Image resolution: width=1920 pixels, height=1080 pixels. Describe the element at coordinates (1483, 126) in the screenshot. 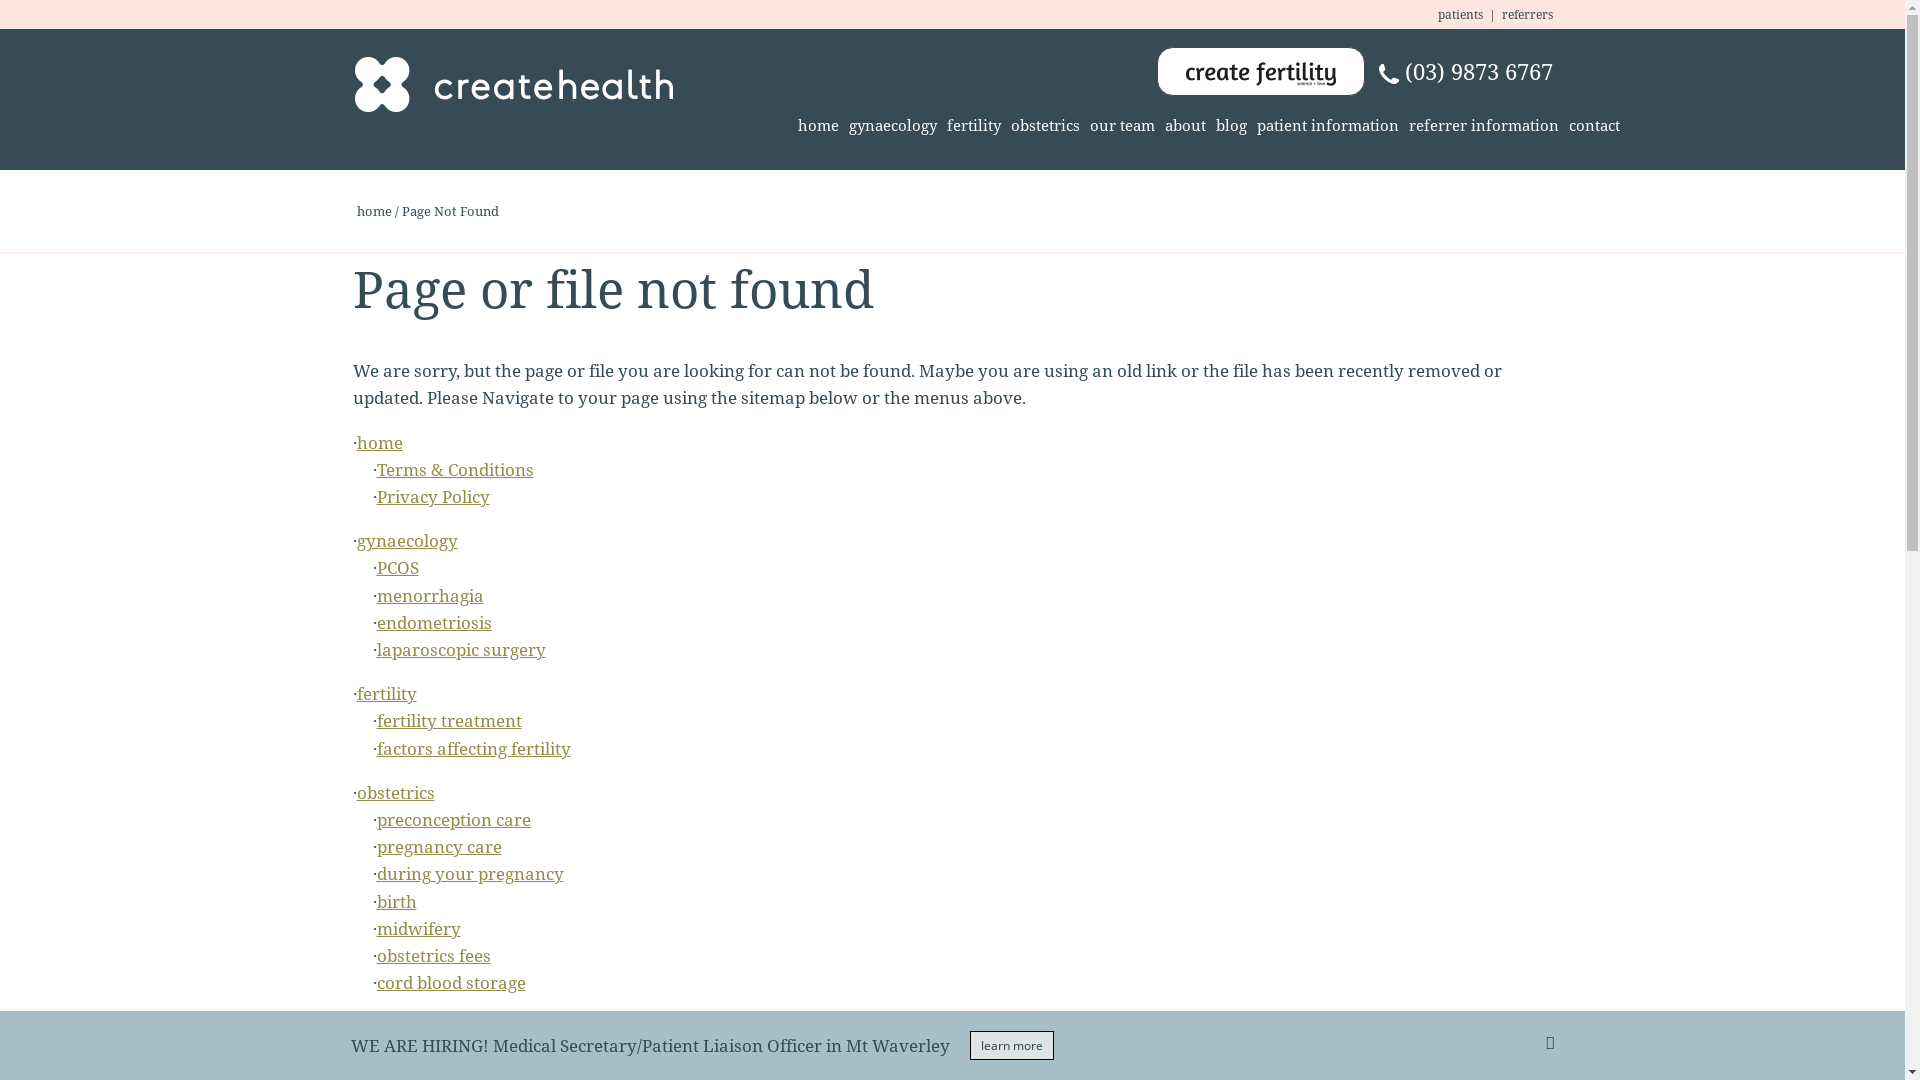

I see `'referrer information'` at that location.